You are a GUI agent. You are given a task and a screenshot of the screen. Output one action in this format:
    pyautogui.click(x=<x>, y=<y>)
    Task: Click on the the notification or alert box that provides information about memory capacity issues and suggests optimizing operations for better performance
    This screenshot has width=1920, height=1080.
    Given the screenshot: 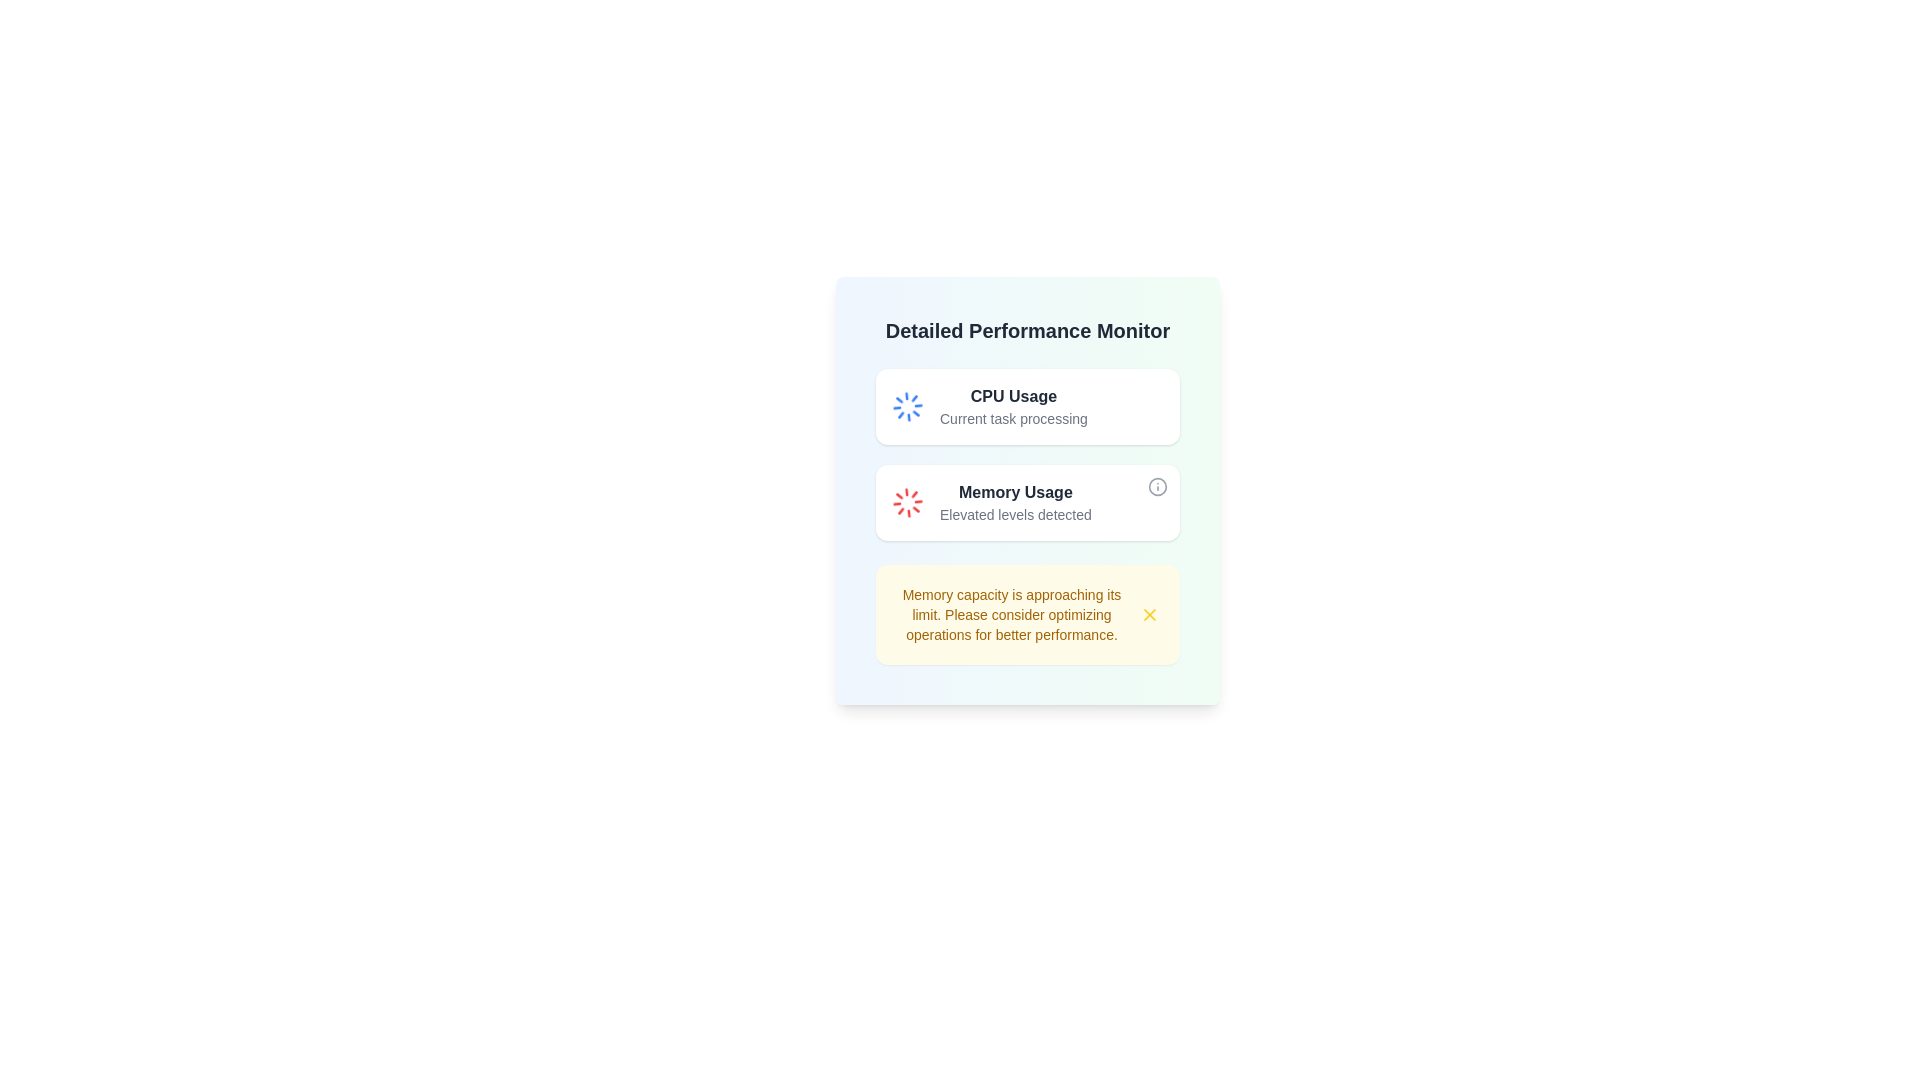 What is the action you would take?
    pyautogui.click(x=1027, y=613)
    